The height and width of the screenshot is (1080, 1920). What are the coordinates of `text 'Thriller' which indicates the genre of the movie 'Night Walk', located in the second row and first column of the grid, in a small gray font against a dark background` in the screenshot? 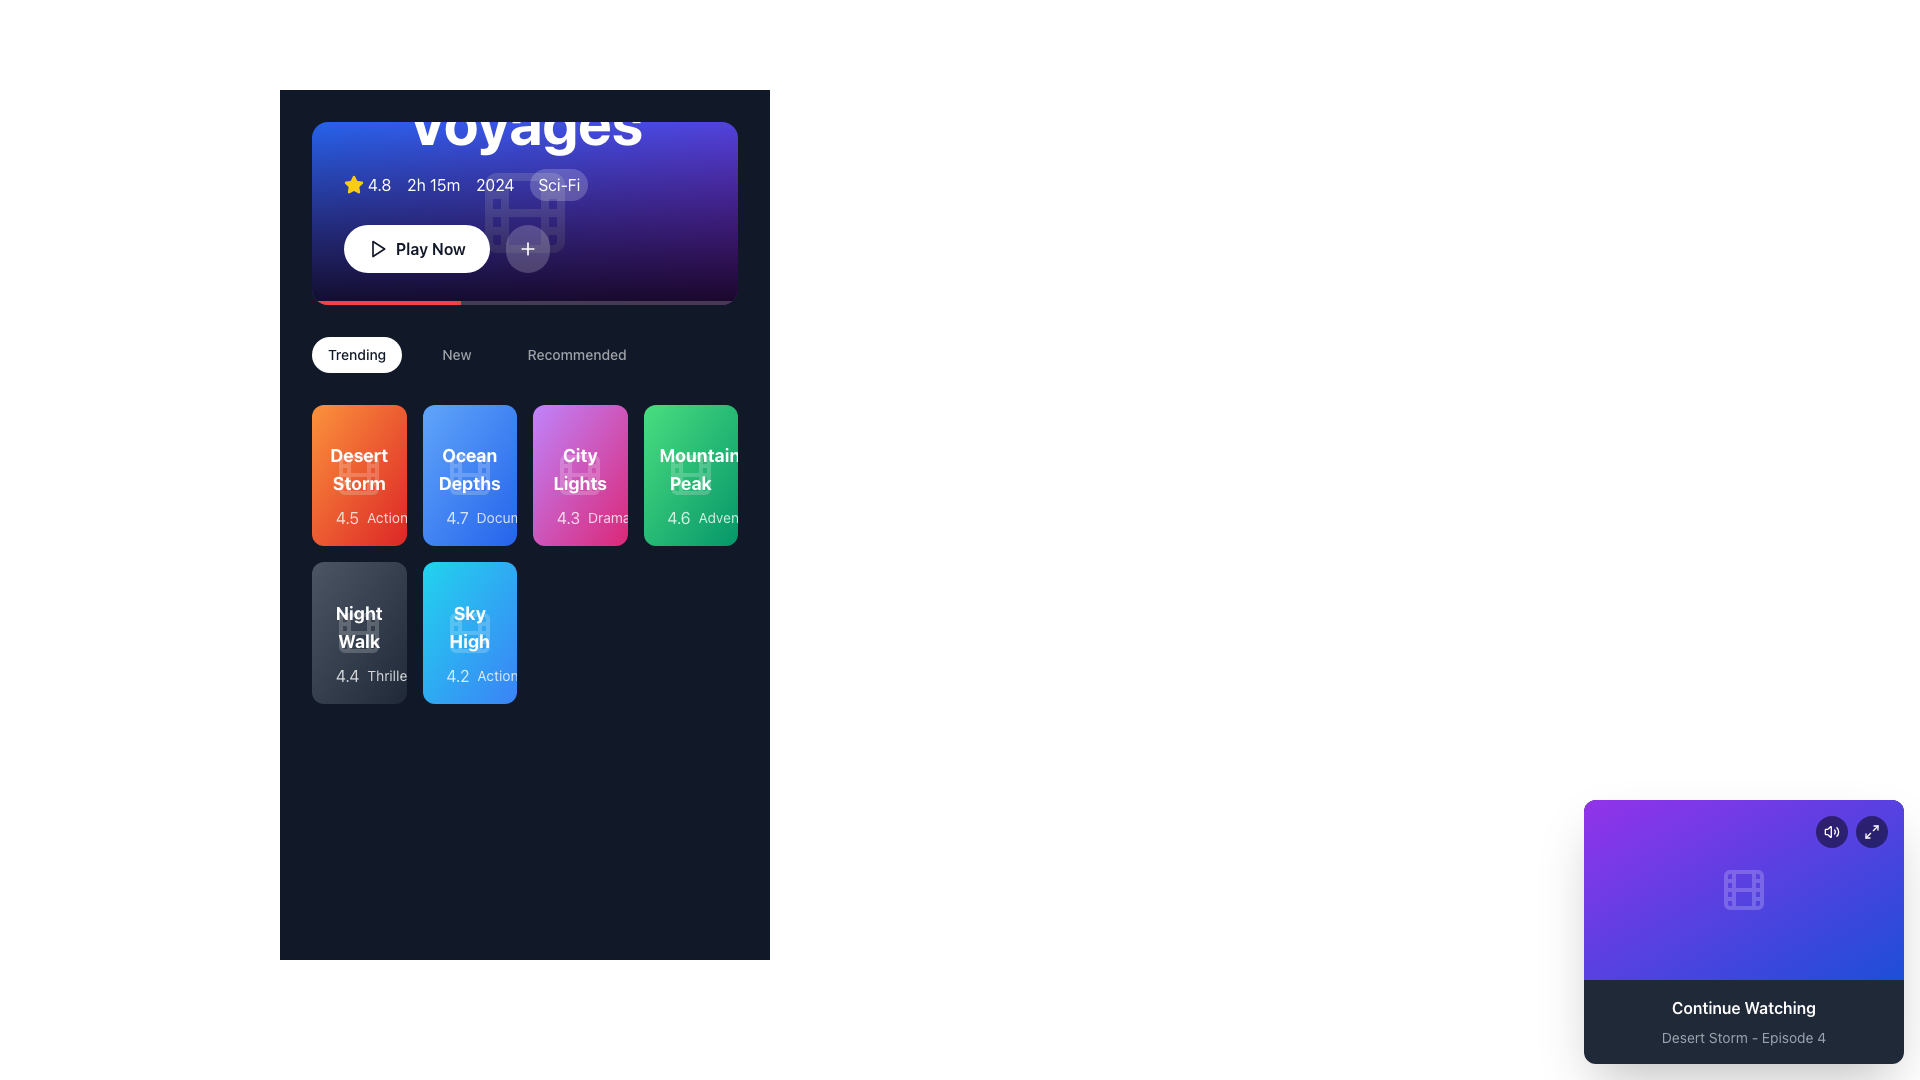 It's located at (389, 675).